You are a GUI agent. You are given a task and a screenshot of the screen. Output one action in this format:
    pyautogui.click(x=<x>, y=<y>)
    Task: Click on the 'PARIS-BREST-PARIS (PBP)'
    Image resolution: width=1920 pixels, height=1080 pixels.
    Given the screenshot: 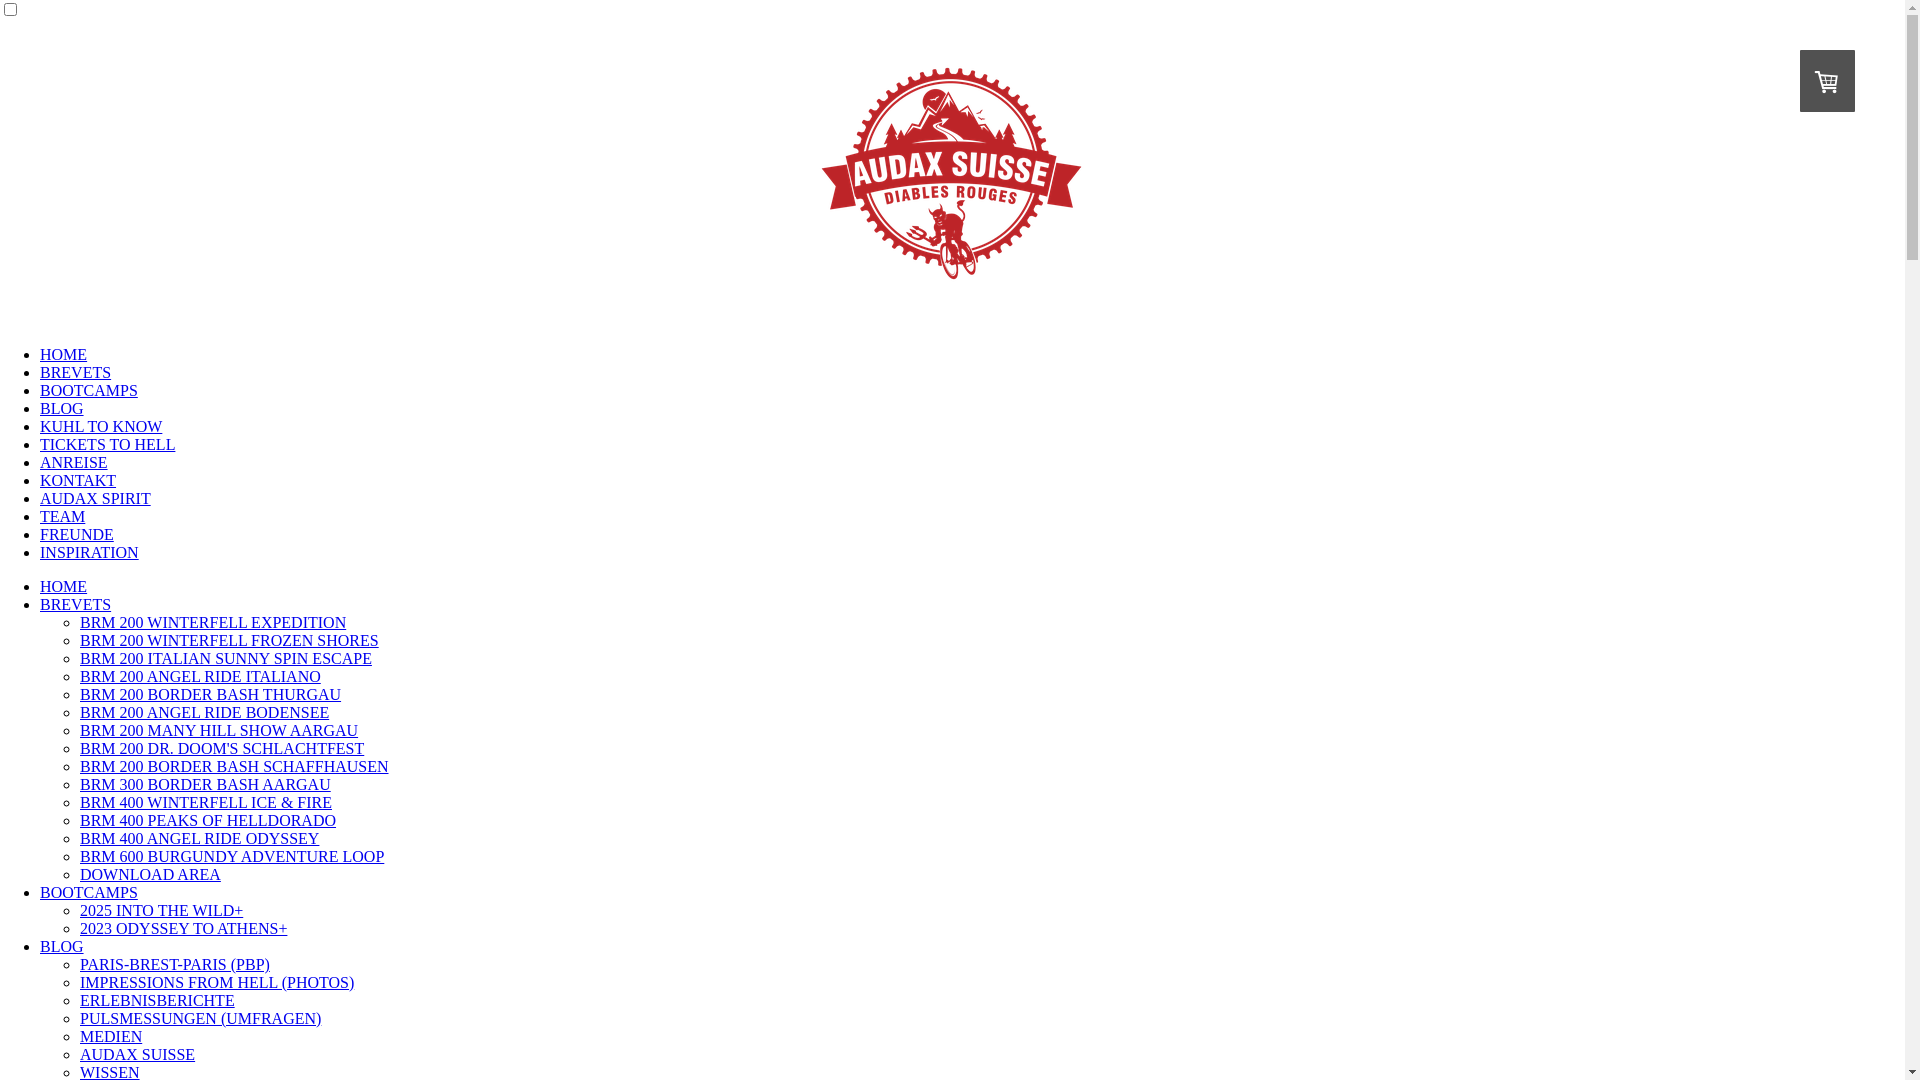 What is the action you would take?
    pyautogui.click(x=174, y=963)
    